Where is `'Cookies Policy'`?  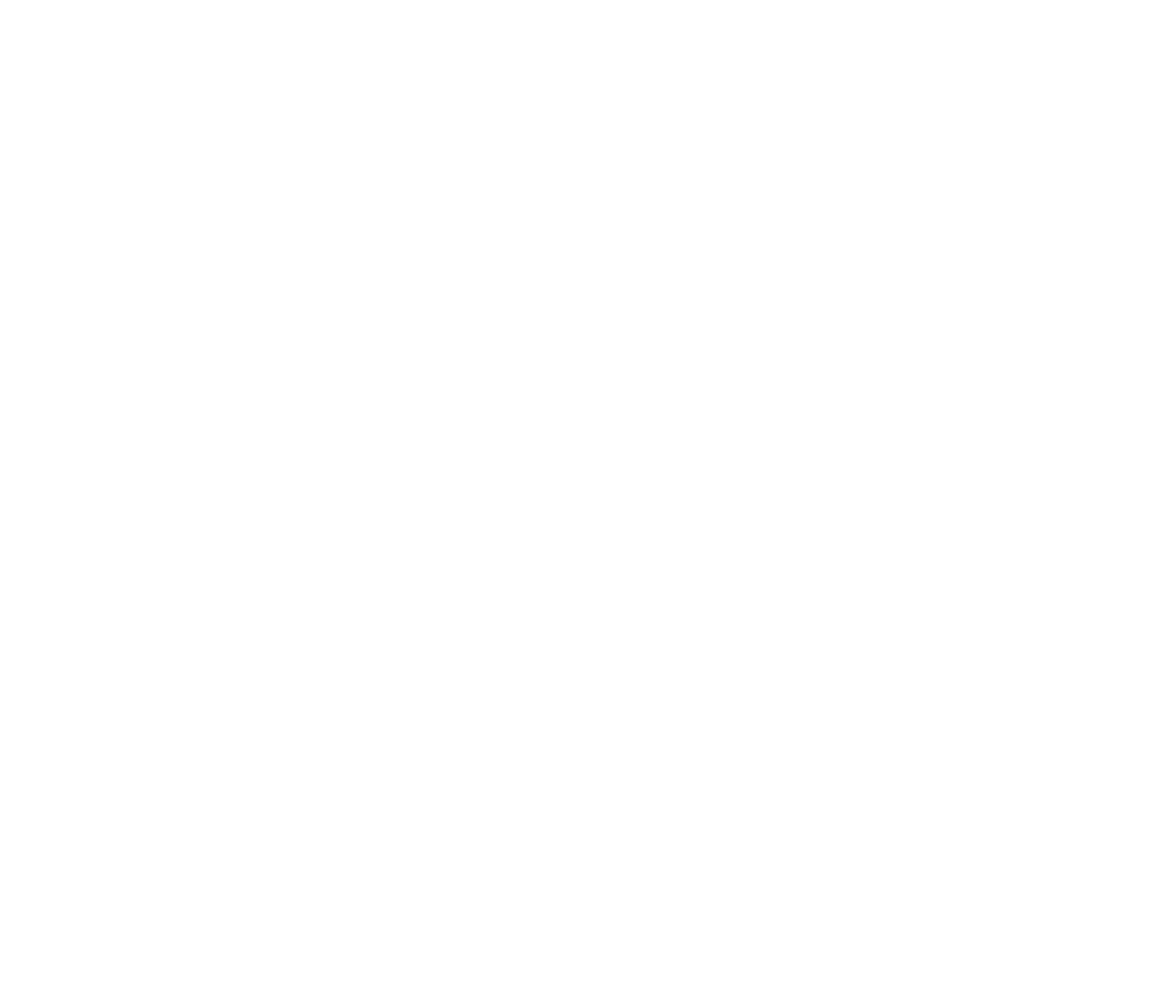
'Cookies Policy' is located at coordinates (369, 785).